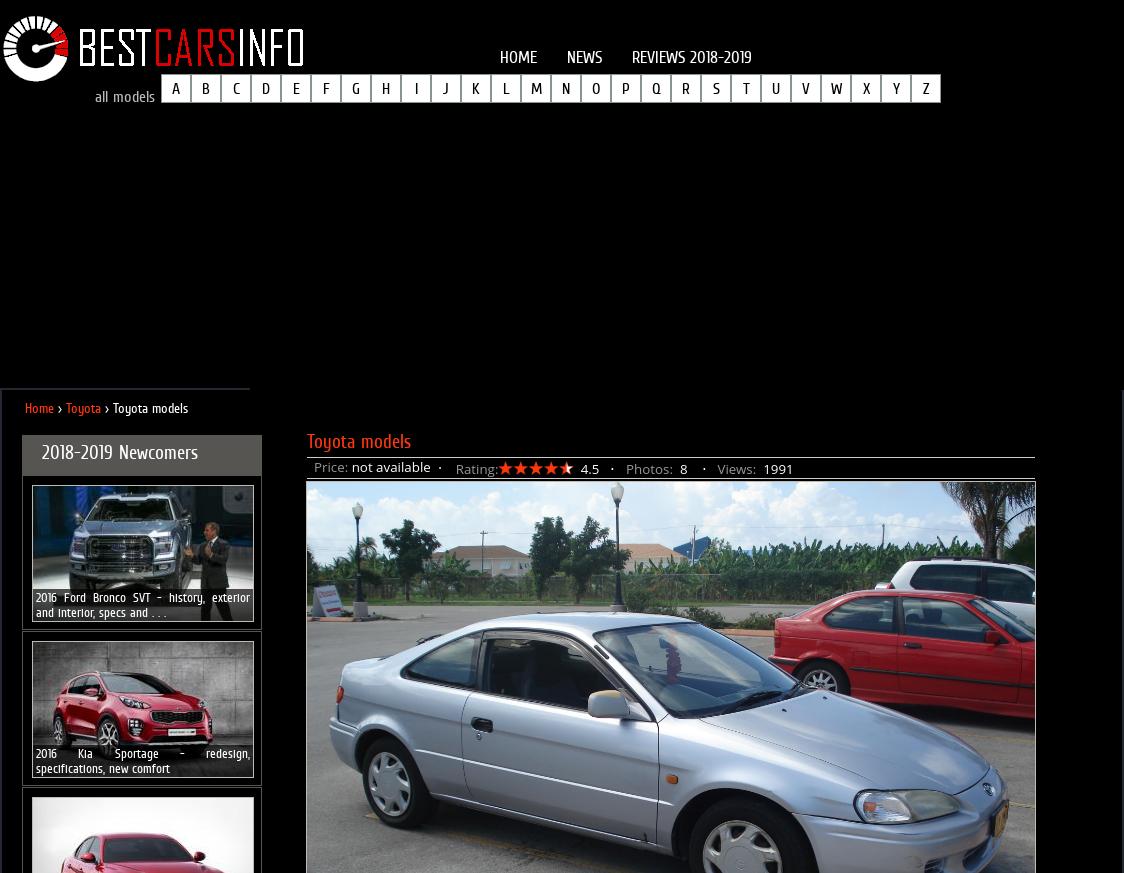  Describe the element at coordinates (144, 407) in the screenshot. I see `'›
Toyota models'` at that location.